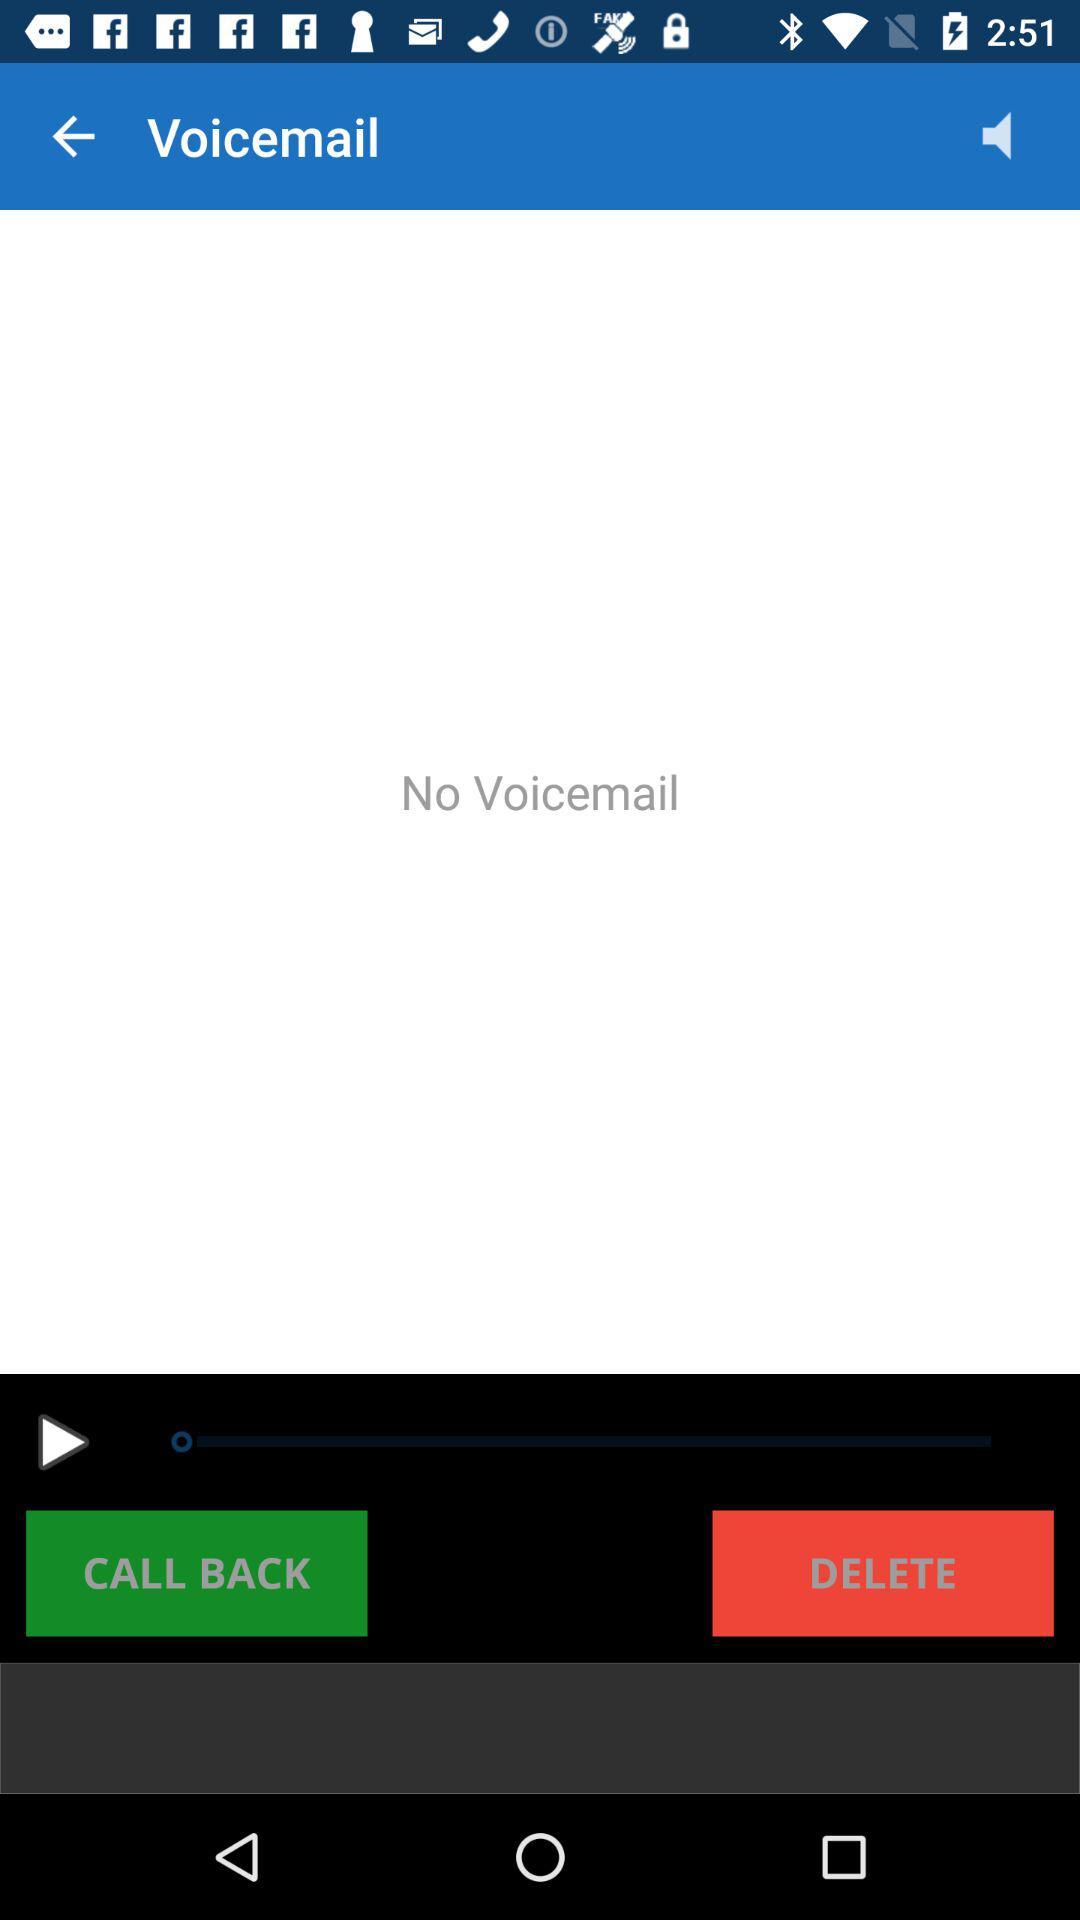 This screenshot has height=1920, width=1080. What do you see at coordinates (1017, 135) in the screenshot?
I see `the item above the no voicemail` at bounding box center [1017, 135].